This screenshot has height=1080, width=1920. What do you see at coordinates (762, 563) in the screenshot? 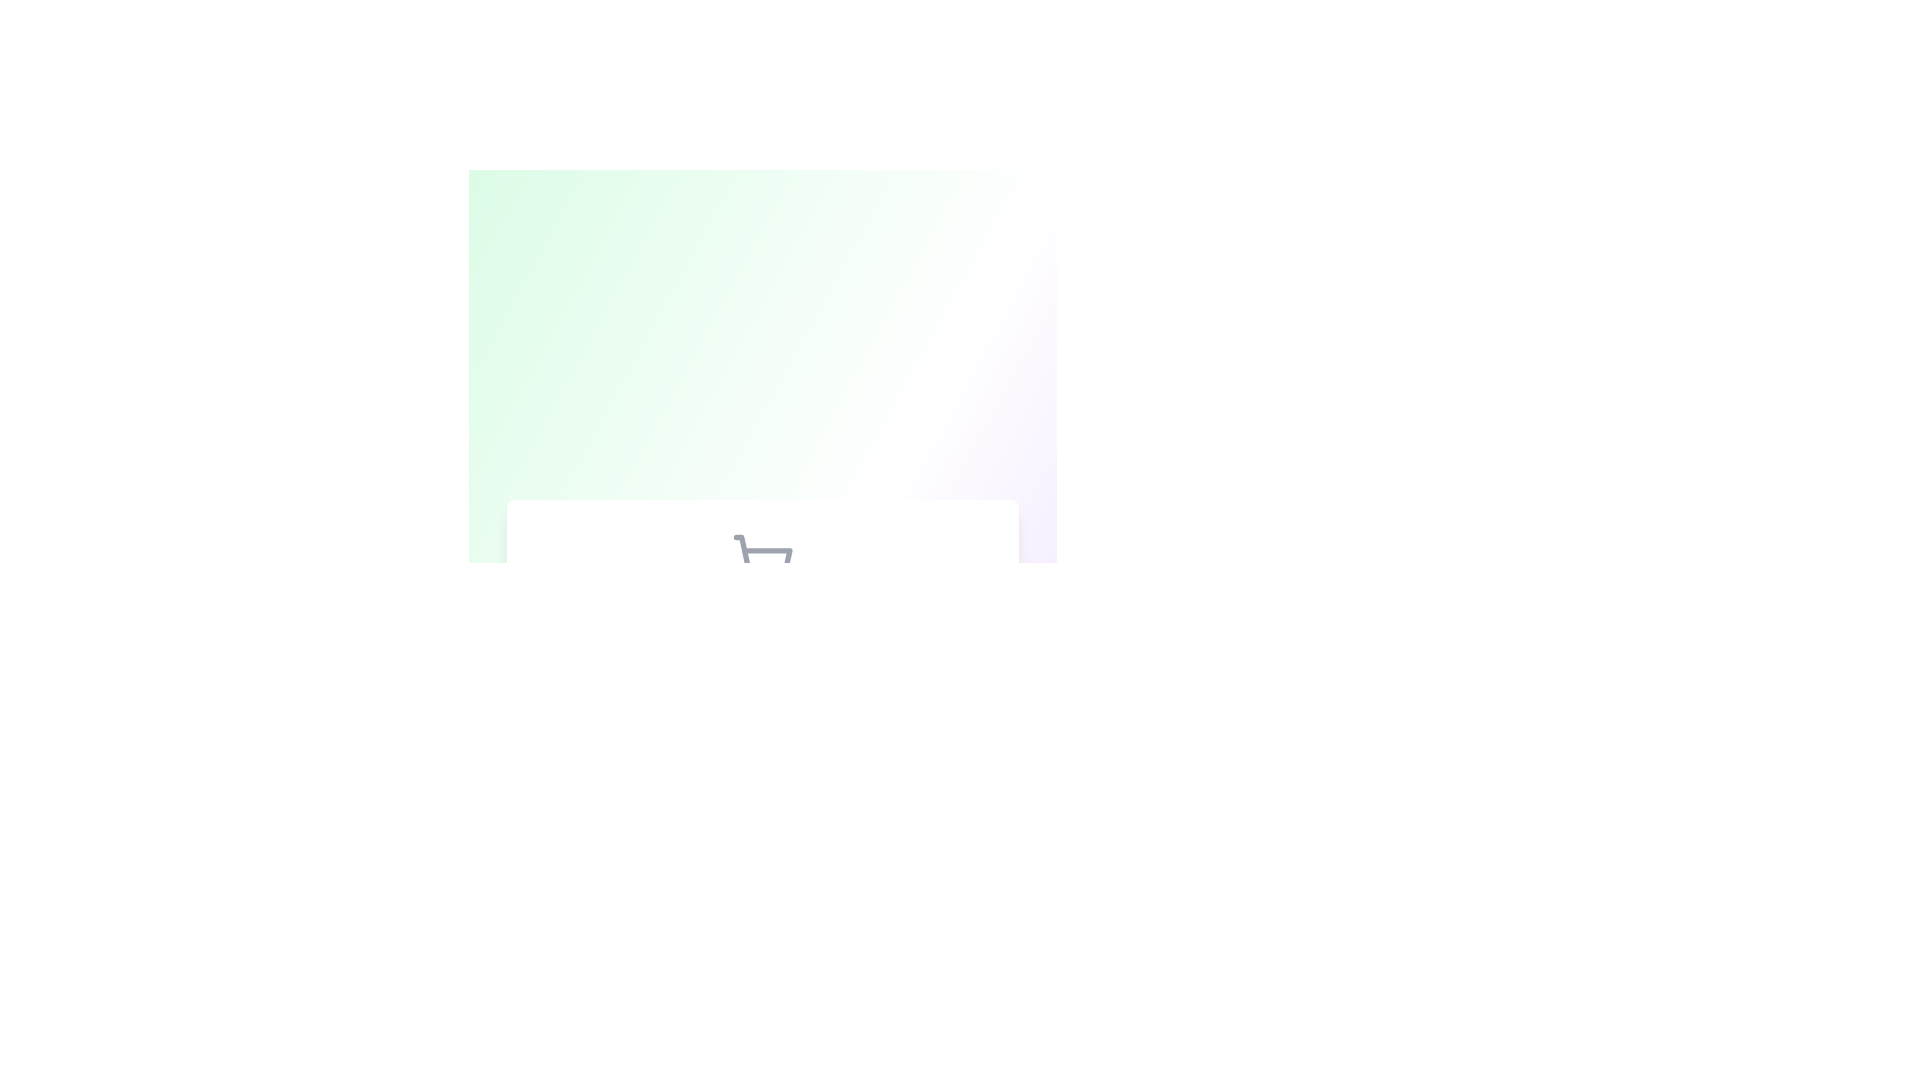
I see `the shopping cart icon, which is a gray icon with two circular wheels, centrally aligned above the heading 'Your Cart is Empty'` at bounding box center [762, 563].